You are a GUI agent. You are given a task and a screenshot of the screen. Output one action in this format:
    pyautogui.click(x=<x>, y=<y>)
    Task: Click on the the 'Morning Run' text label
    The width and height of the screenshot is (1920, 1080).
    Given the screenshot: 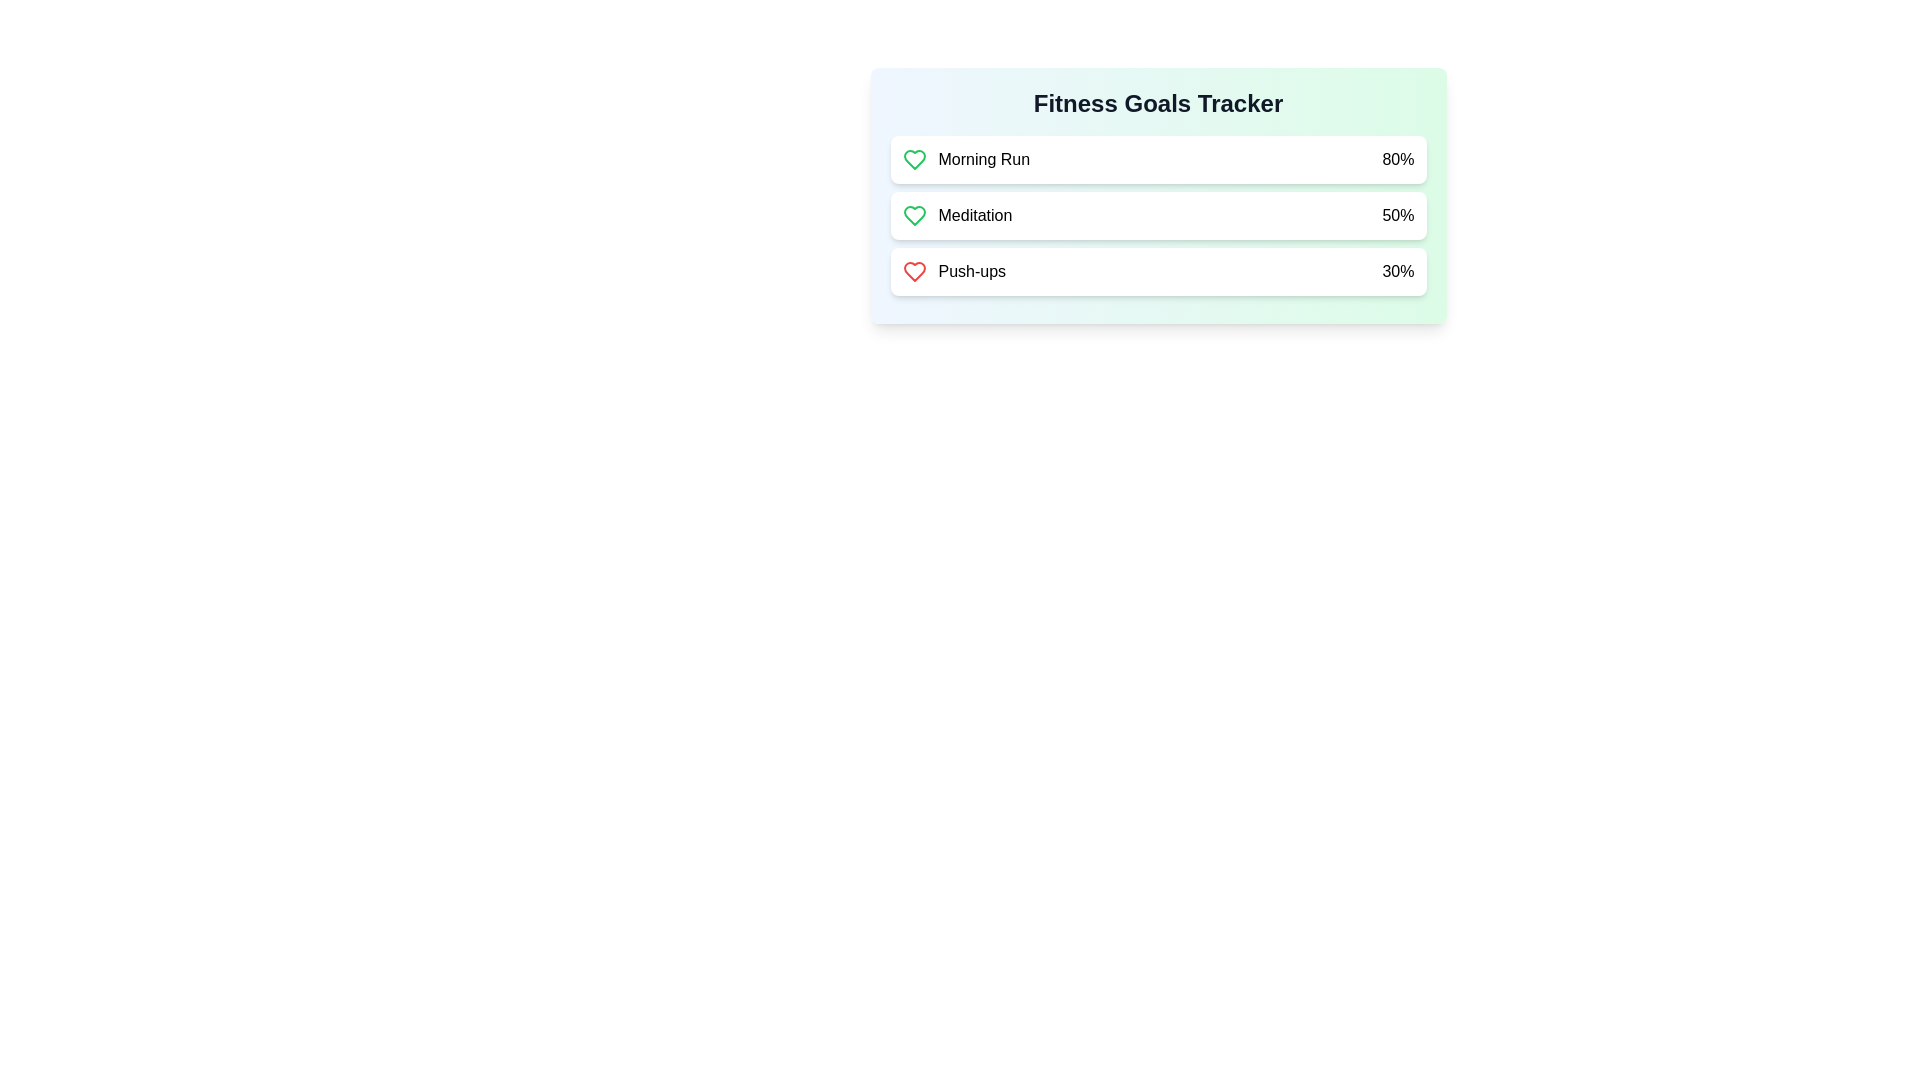 What is the action you would take?
    pyautogui.click(x=984, y=158)
    